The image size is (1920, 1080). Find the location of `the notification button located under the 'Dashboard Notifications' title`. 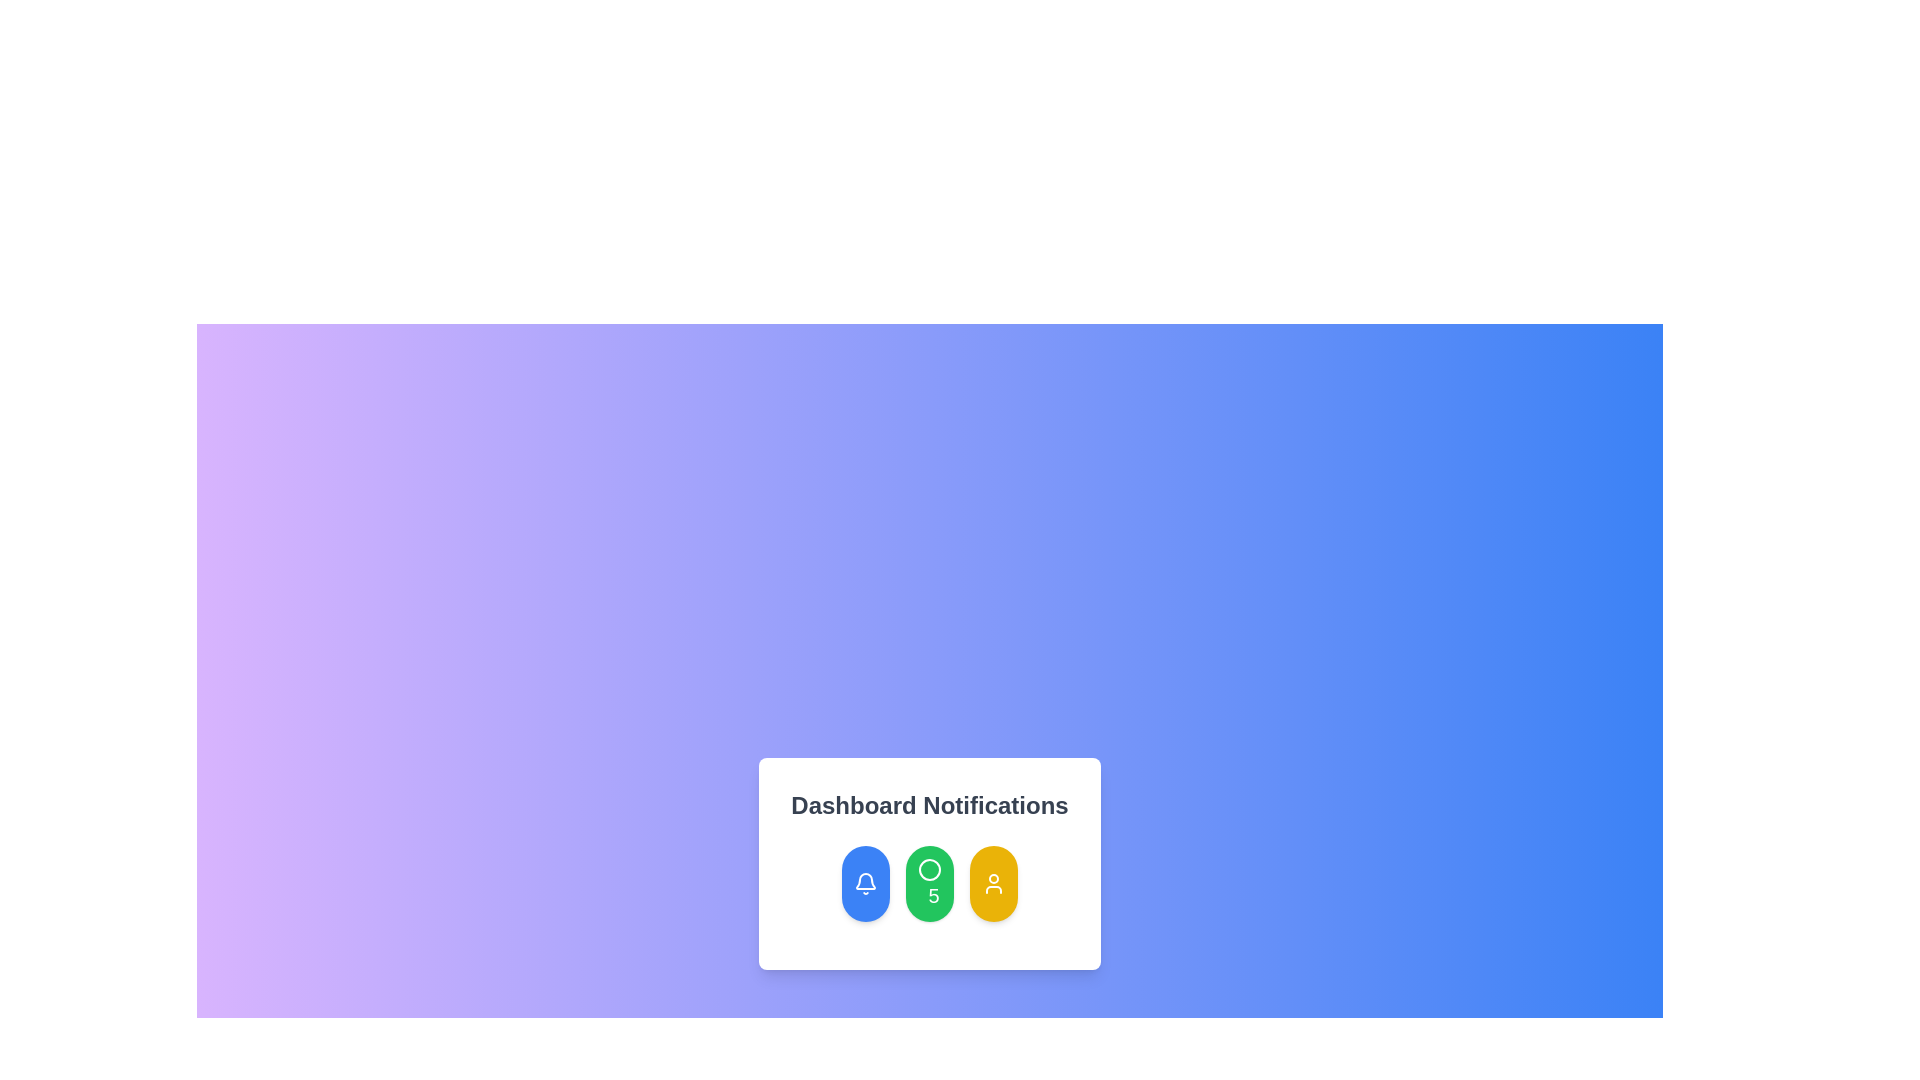

the notification button located under the 'Dashboard Notifications' title is located at coordinates (865, 882).